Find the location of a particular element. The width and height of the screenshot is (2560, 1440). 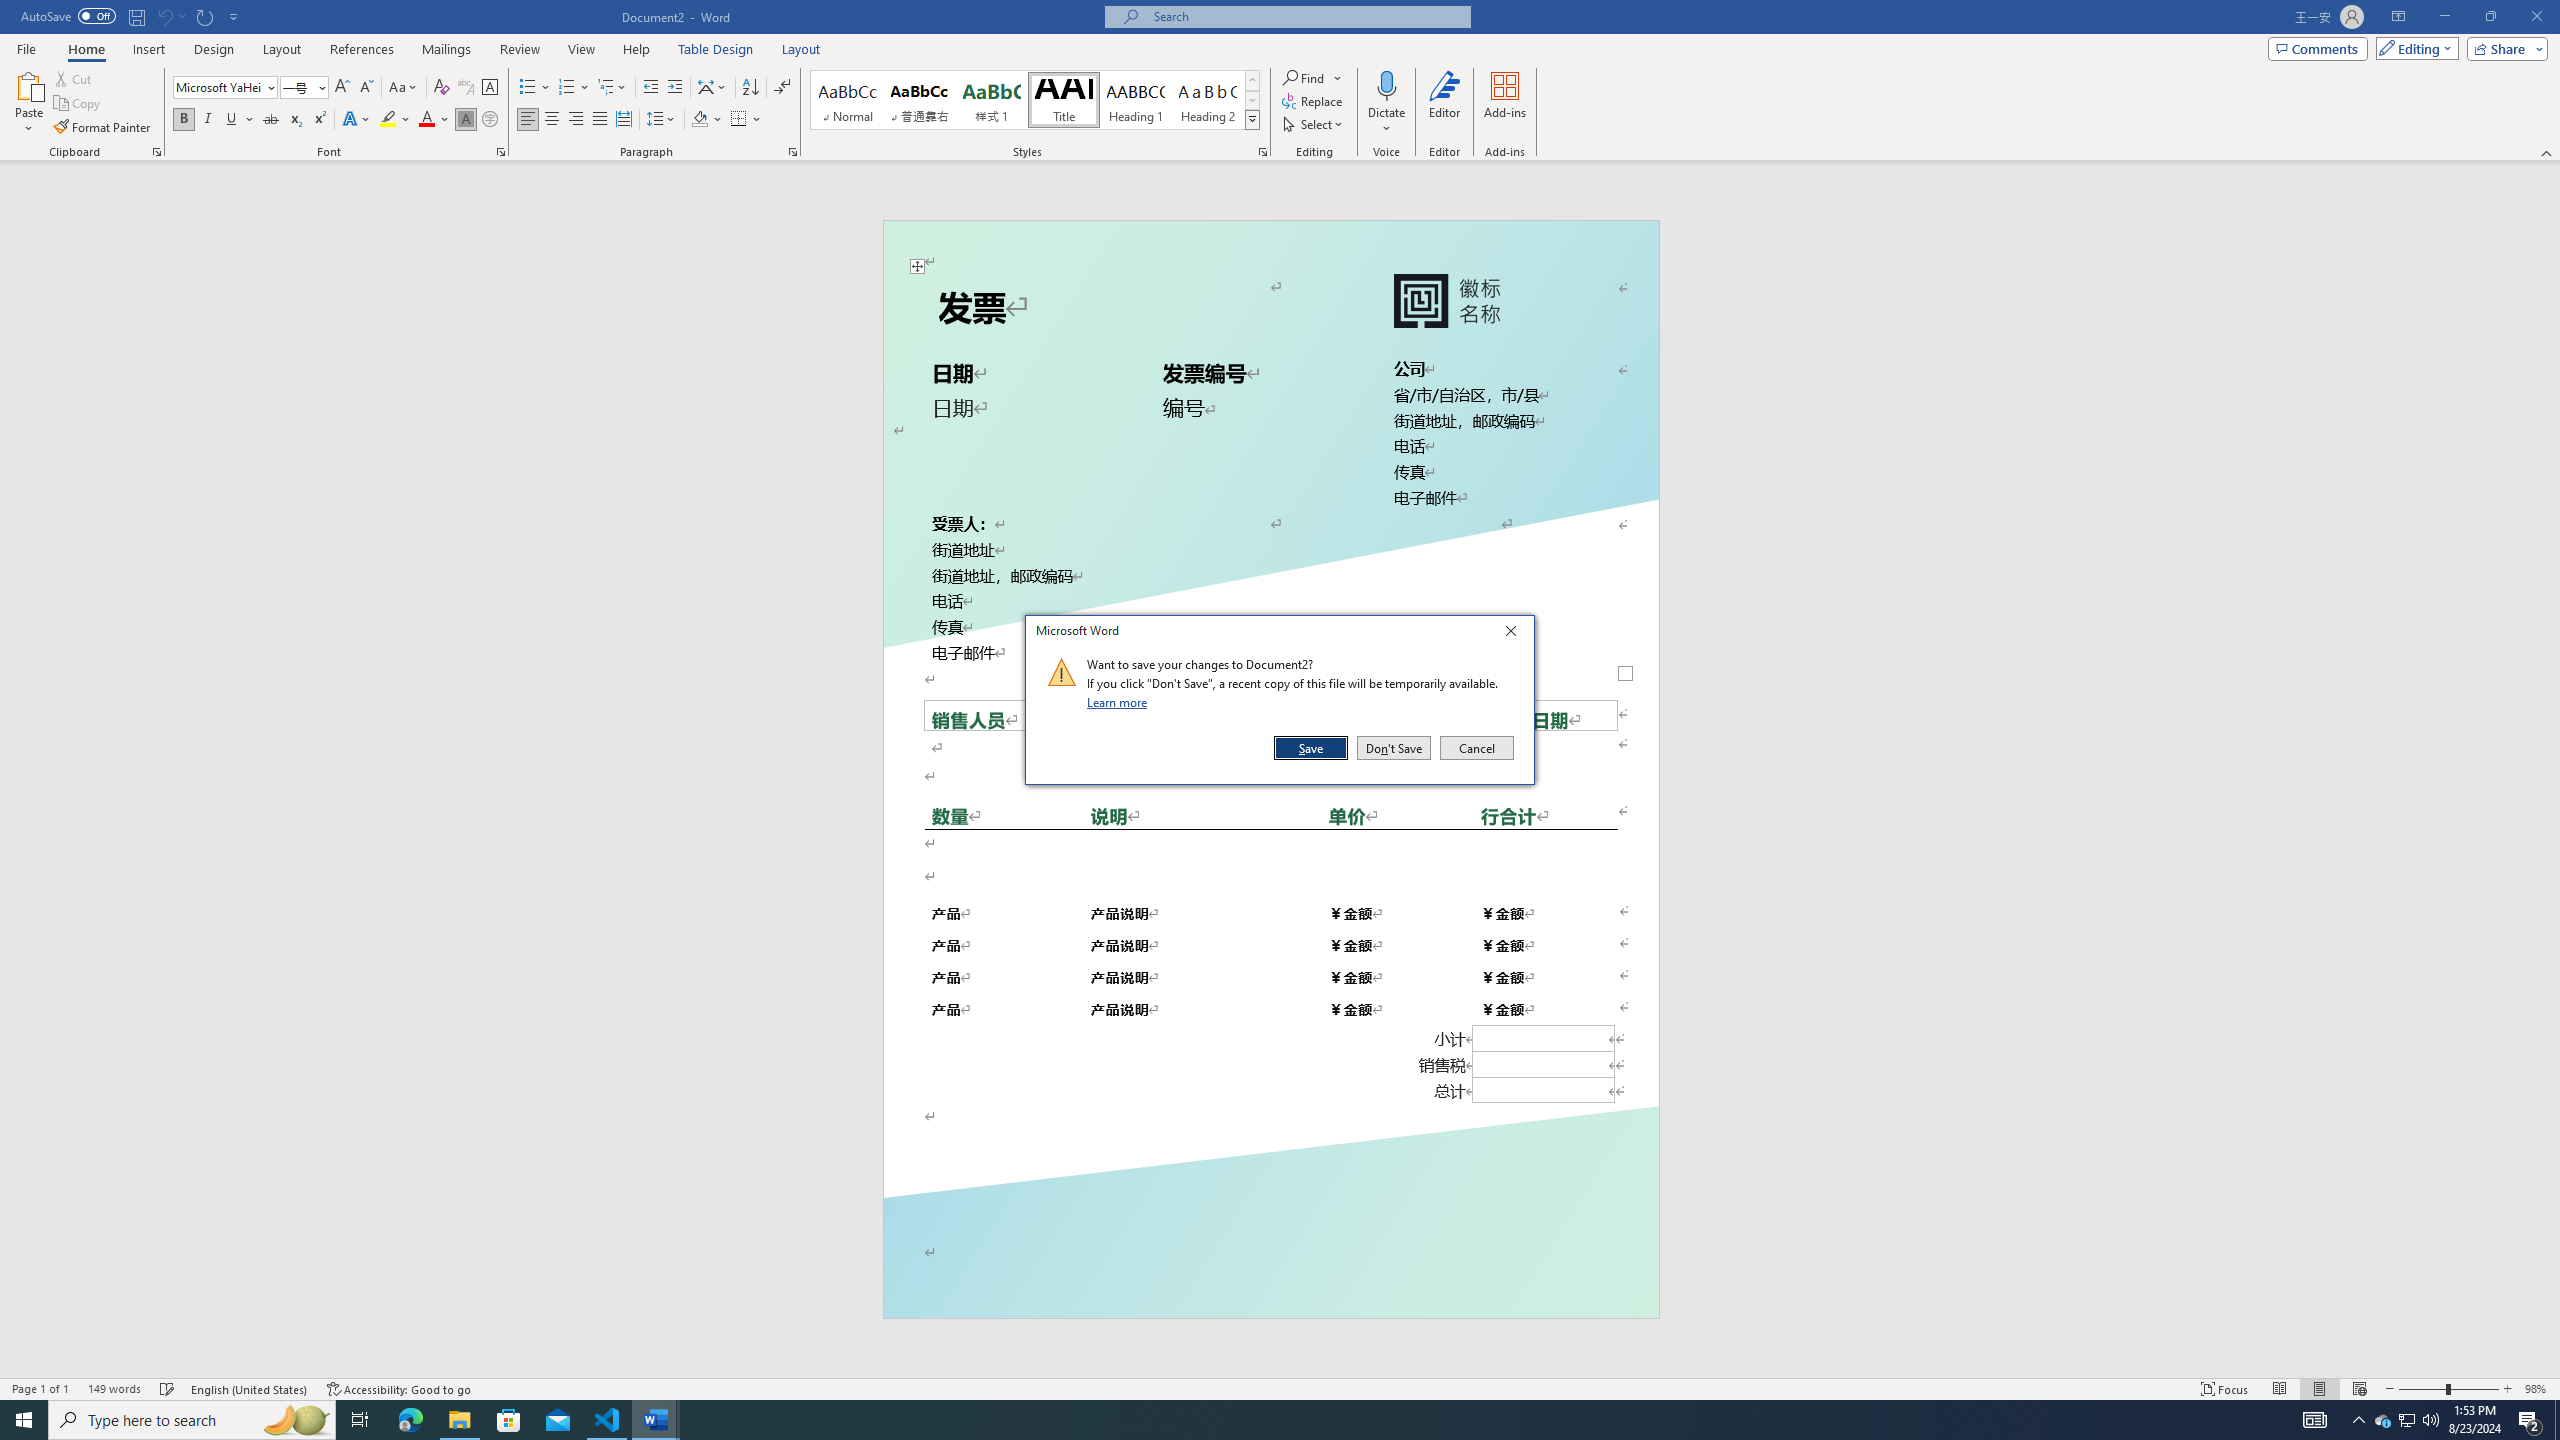

'Clear Formatting' is located at coordinates (440, 87).